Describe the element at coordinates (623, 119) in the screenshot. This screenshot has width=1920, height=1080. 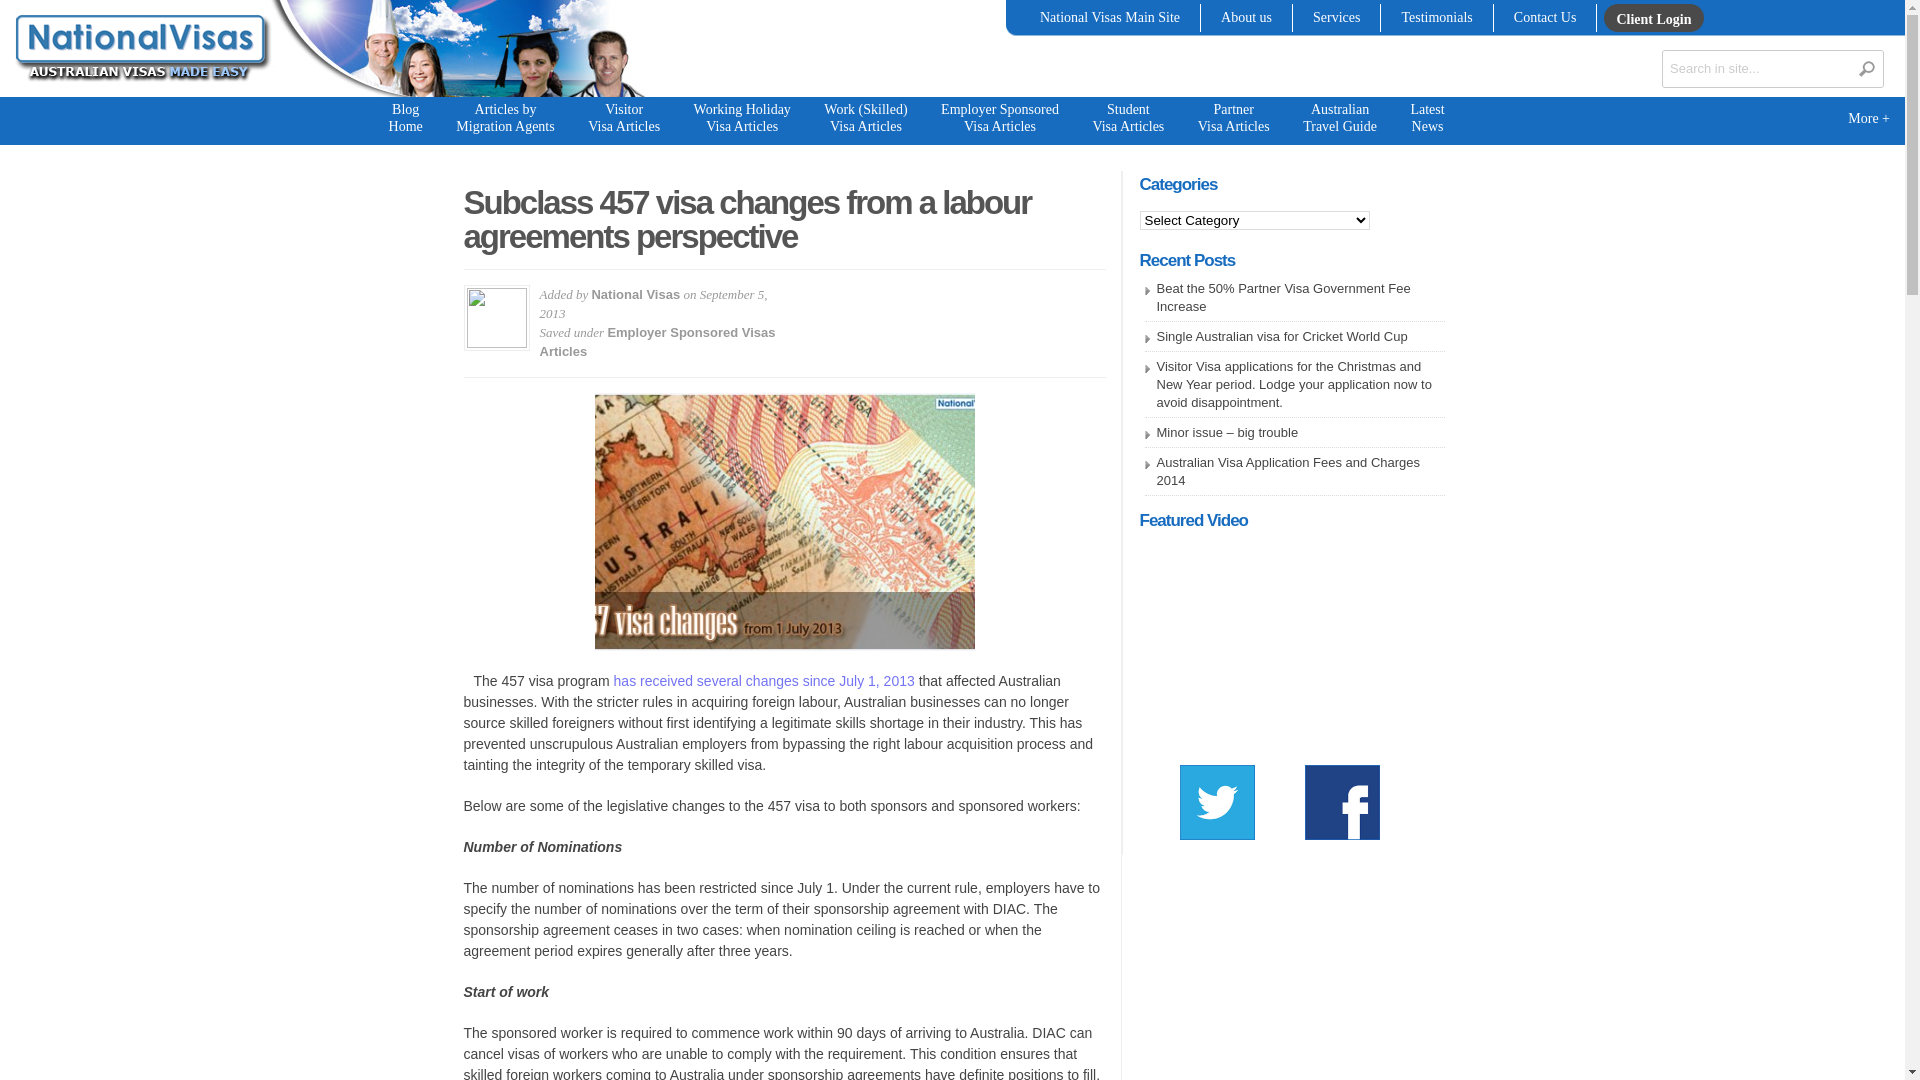
I see `'Visitor` at that location.